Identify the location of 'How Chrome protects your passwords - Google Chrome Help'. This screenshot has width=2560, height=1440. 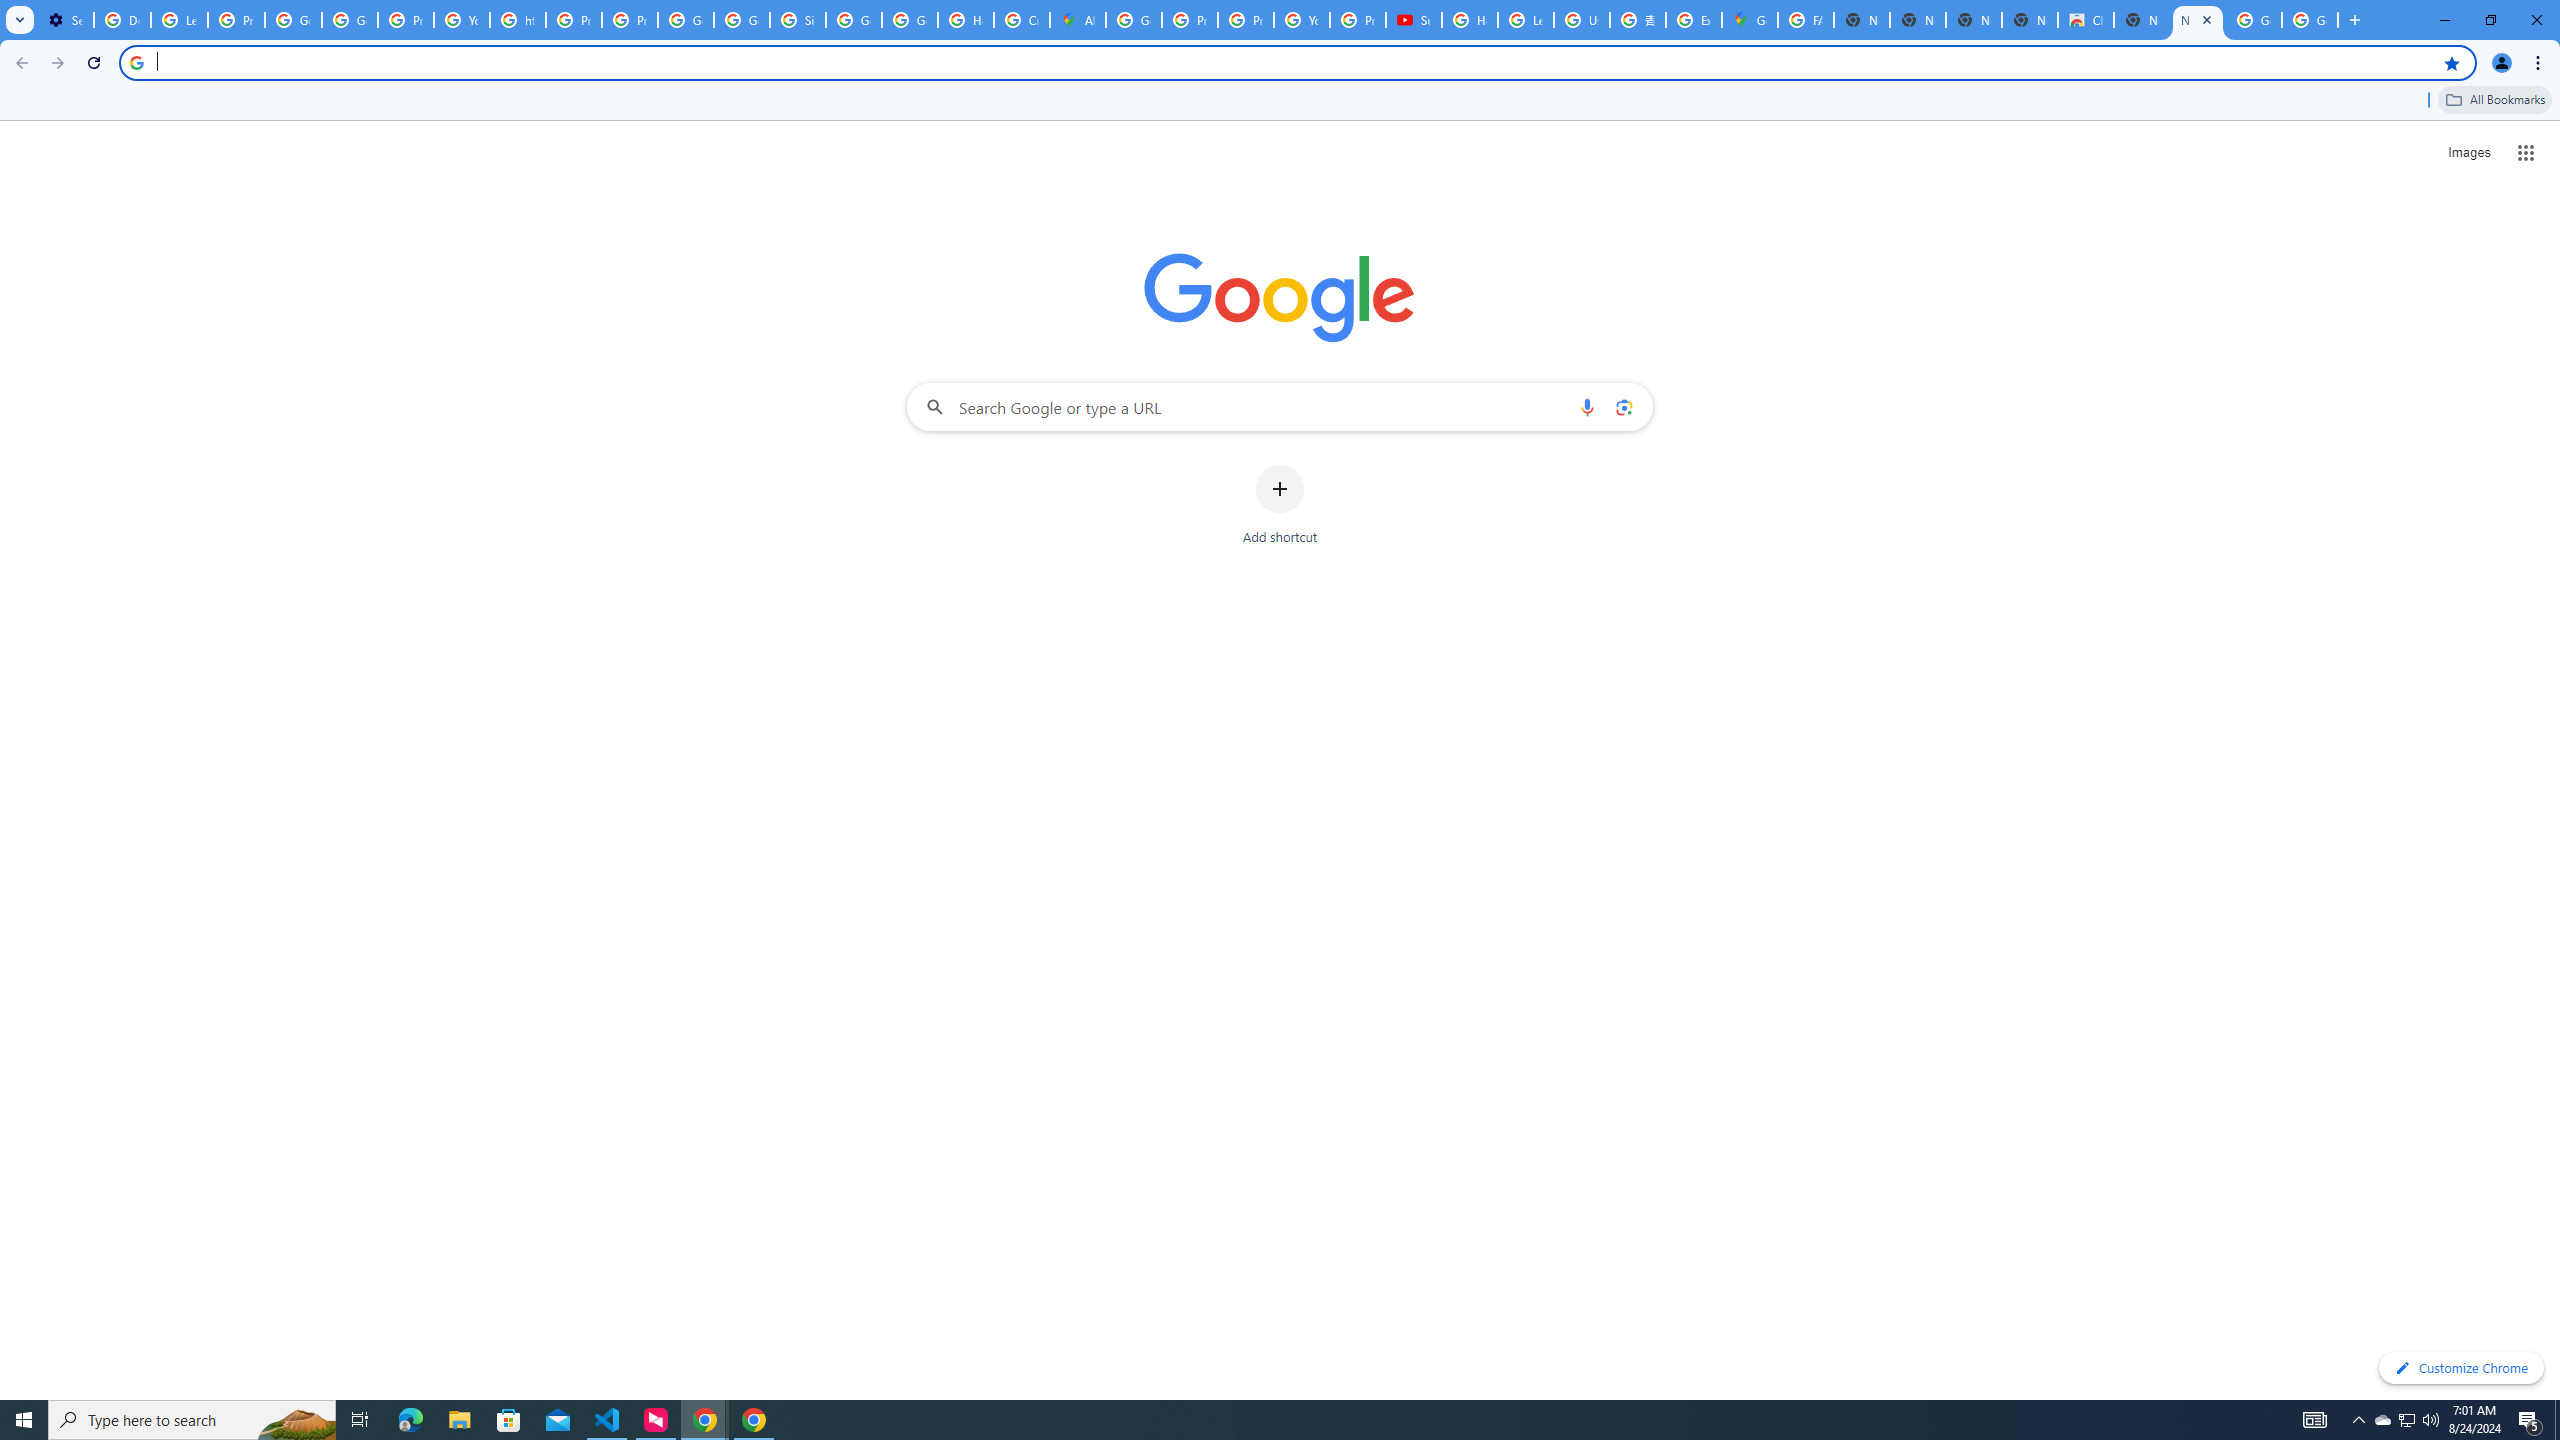
(1469, 19).